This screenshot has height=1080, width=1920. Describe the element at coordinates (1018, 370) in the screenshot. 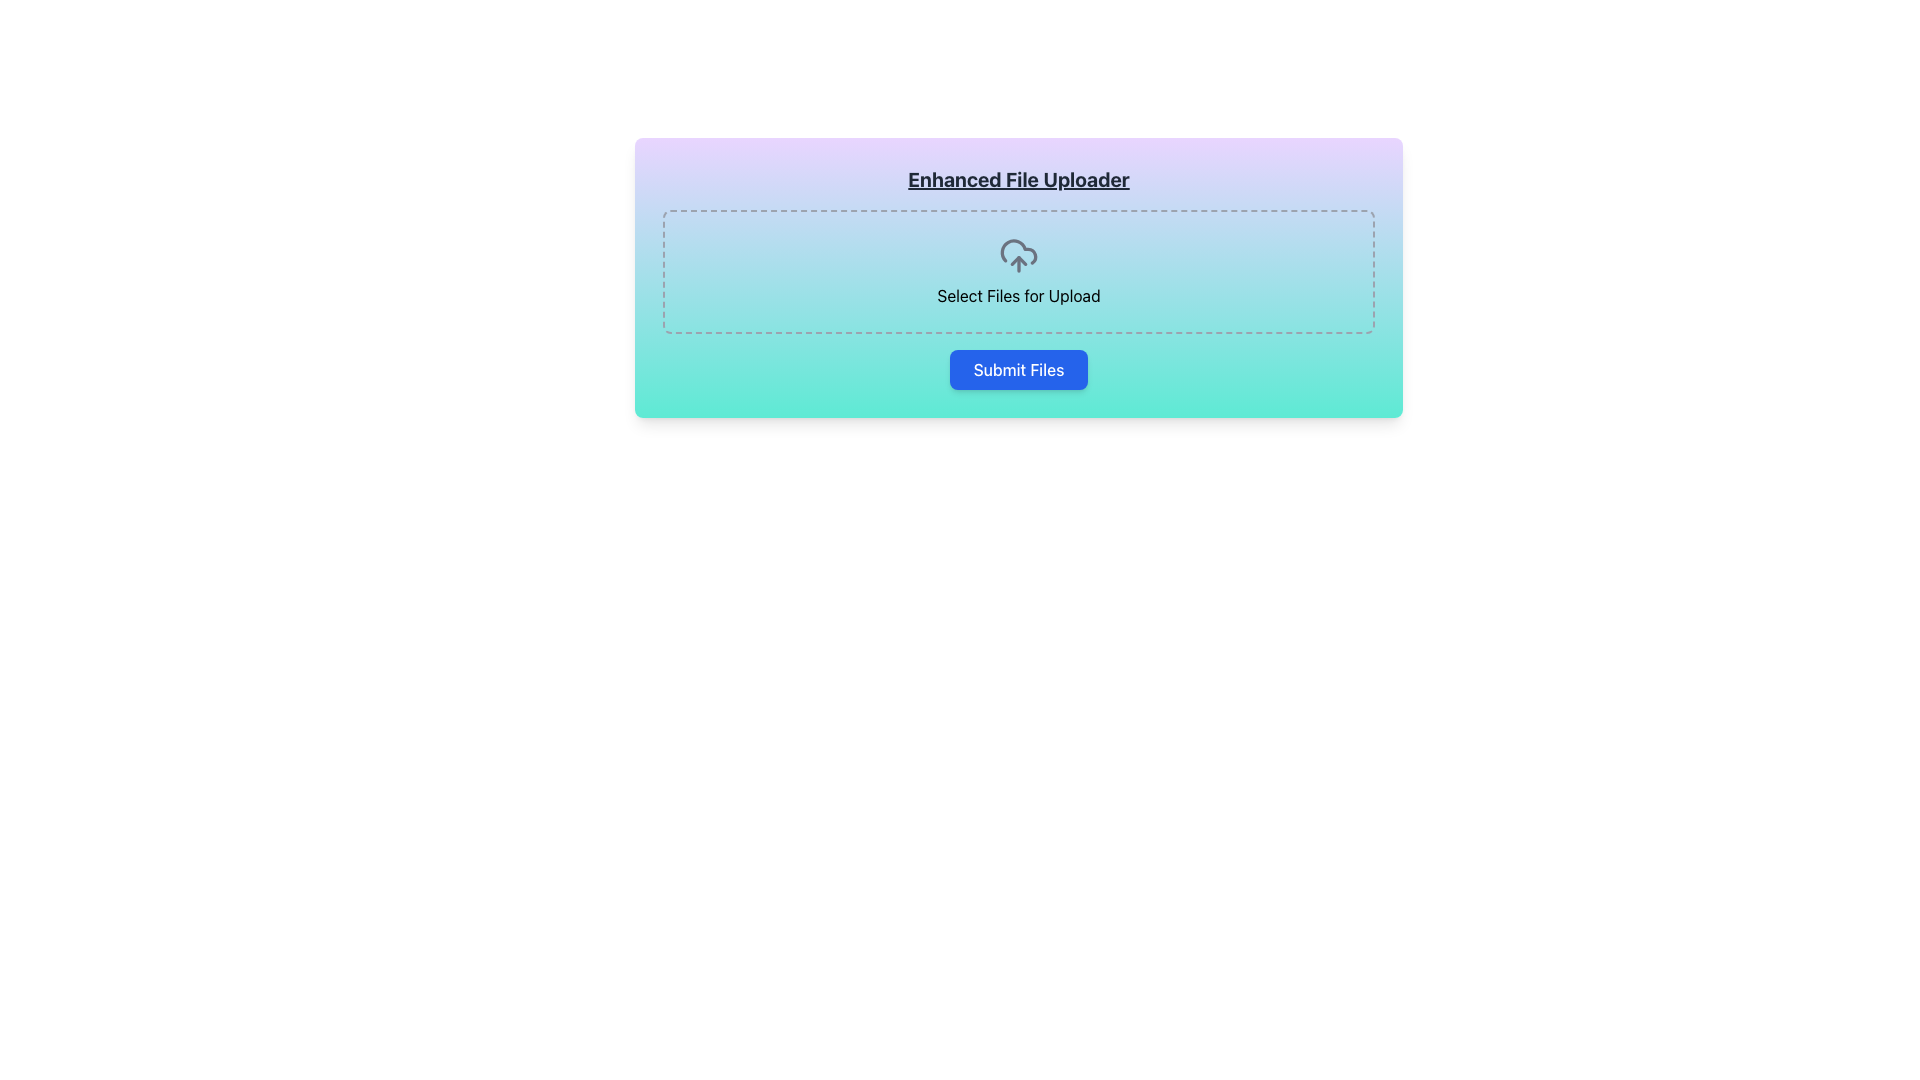

I see `the 'Submit Files' button to observe its hover effect, which changes the background color to a darker blue` at that location.